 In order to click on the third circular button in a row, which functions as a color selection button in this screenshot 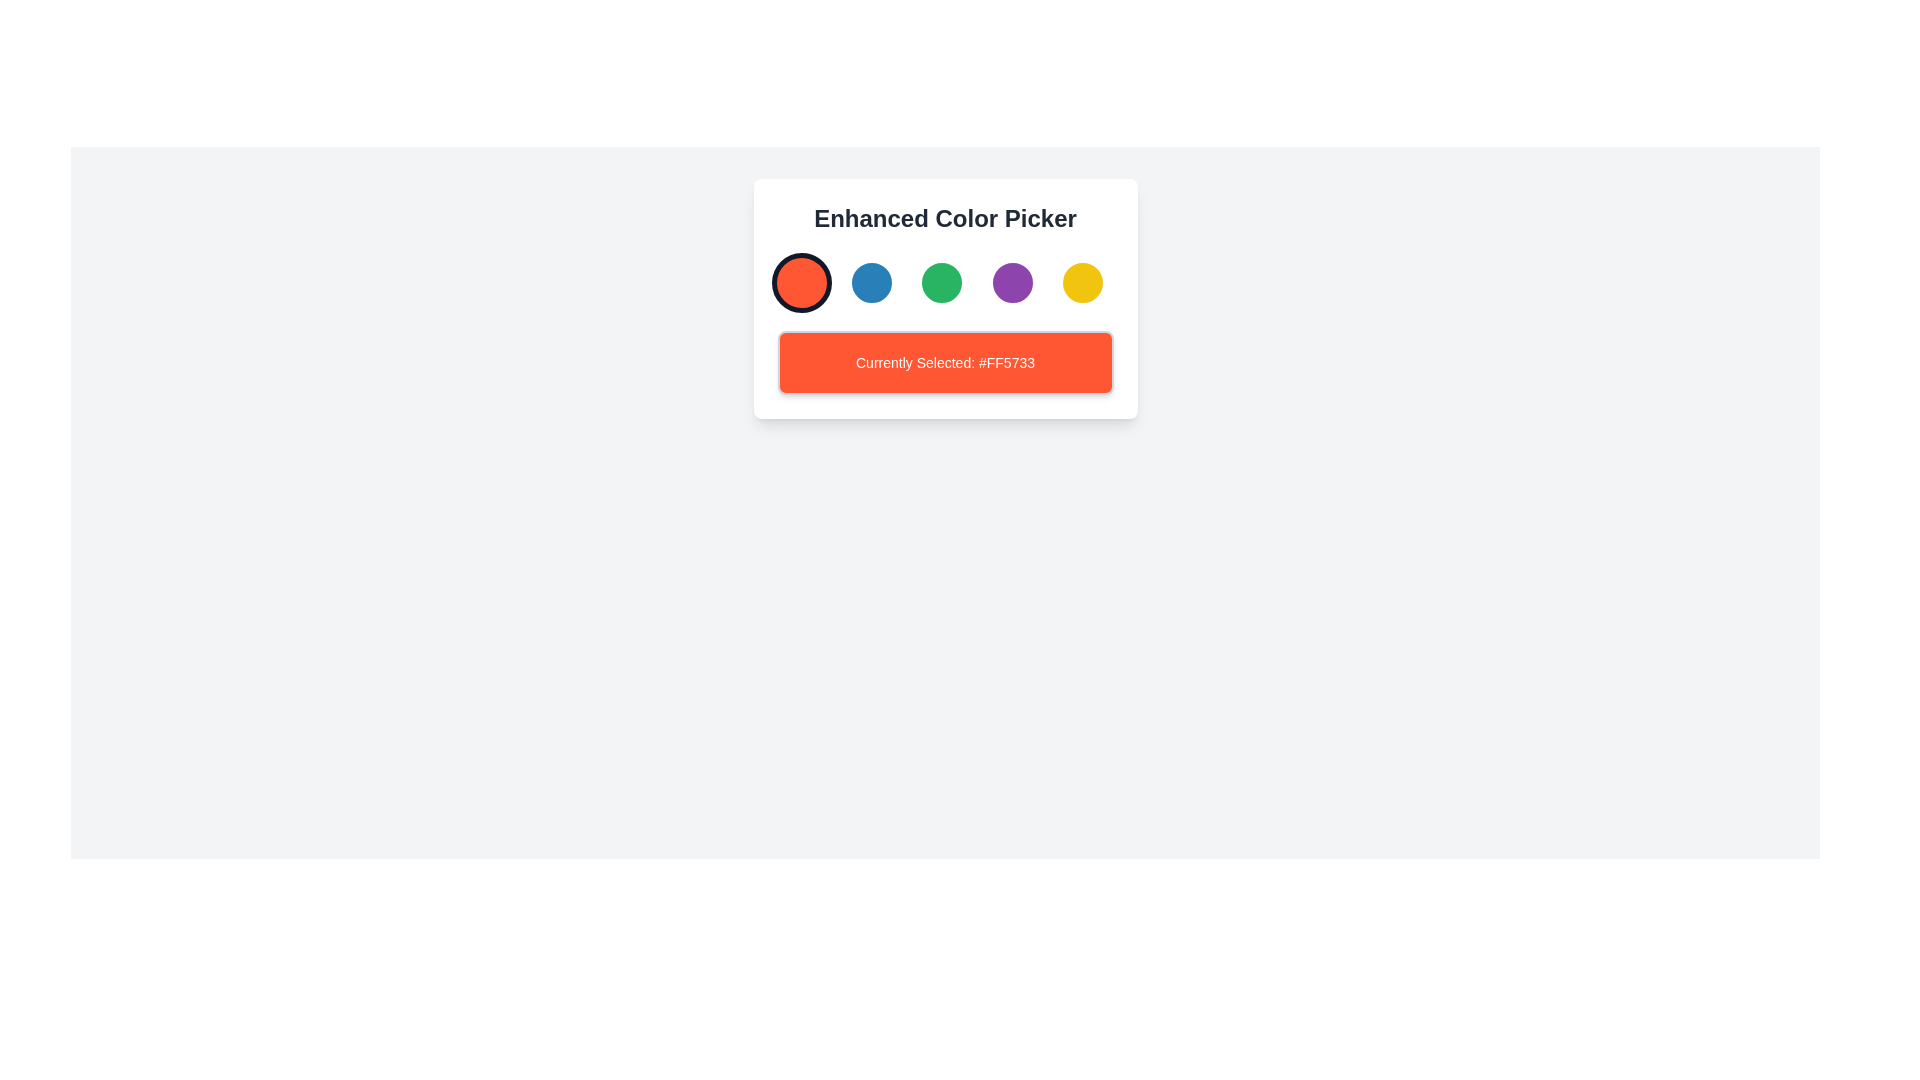, I will do `click(940, 282)`.